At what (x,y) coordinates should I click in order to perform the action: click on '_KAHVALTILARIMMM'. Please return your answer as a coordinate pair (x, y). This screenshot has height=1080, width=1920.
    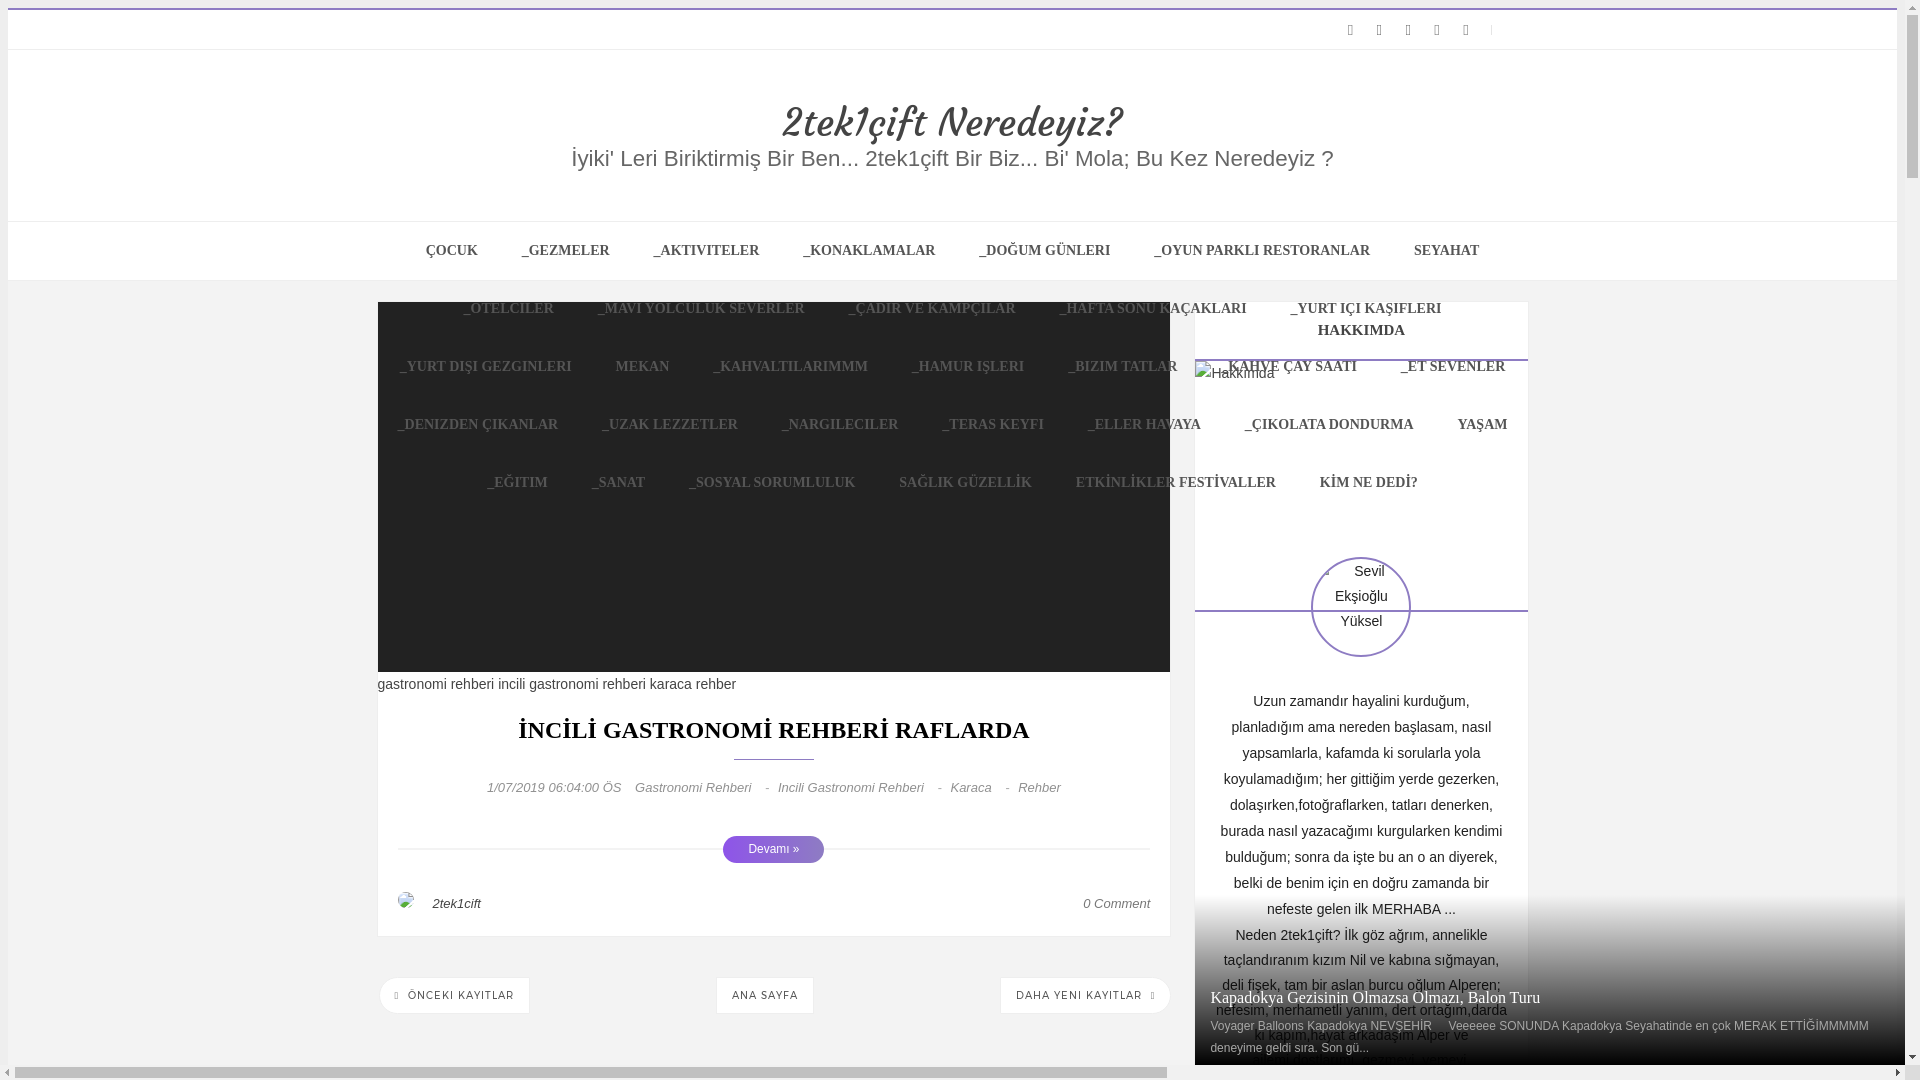
    Looking at the image, I should click on (789, 366).